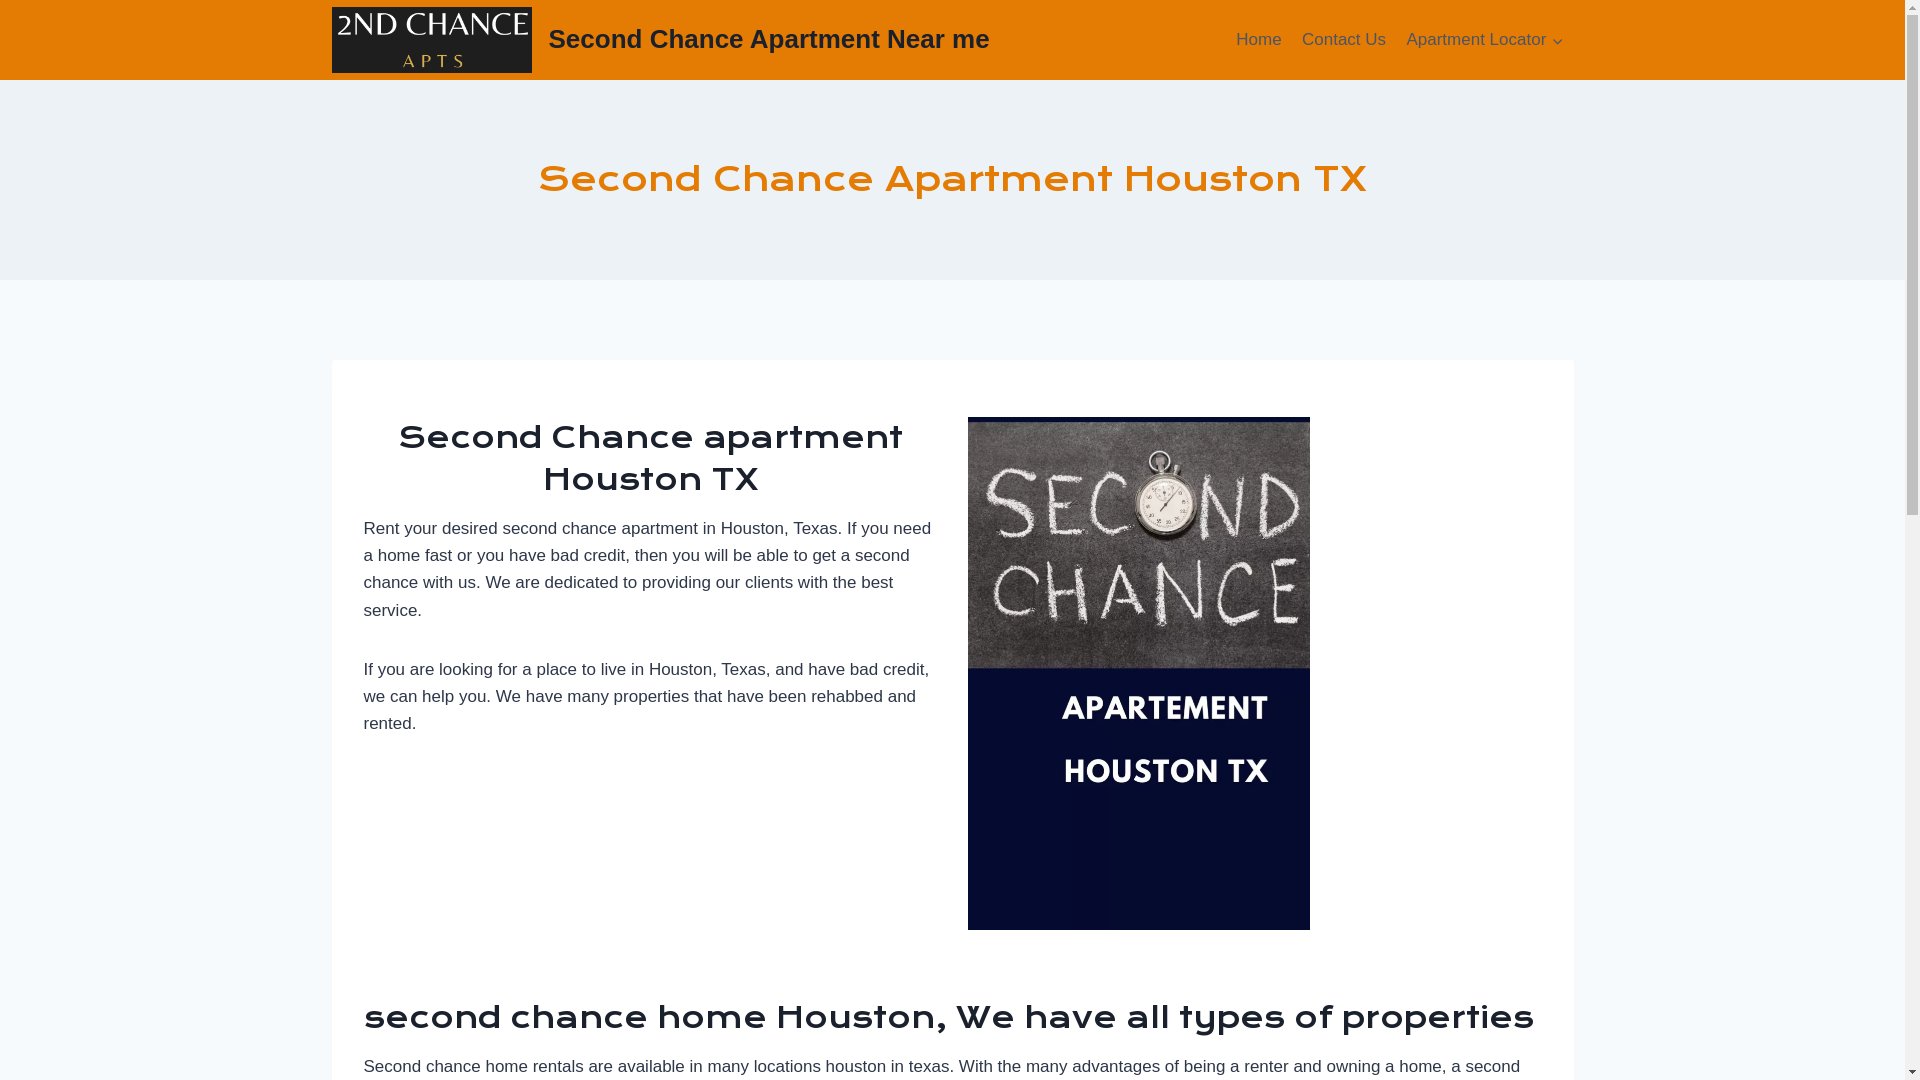 The height and width of the screenshot is (1080, 1920). I want to click on 'Apartment Locator', so click(1484, 39).